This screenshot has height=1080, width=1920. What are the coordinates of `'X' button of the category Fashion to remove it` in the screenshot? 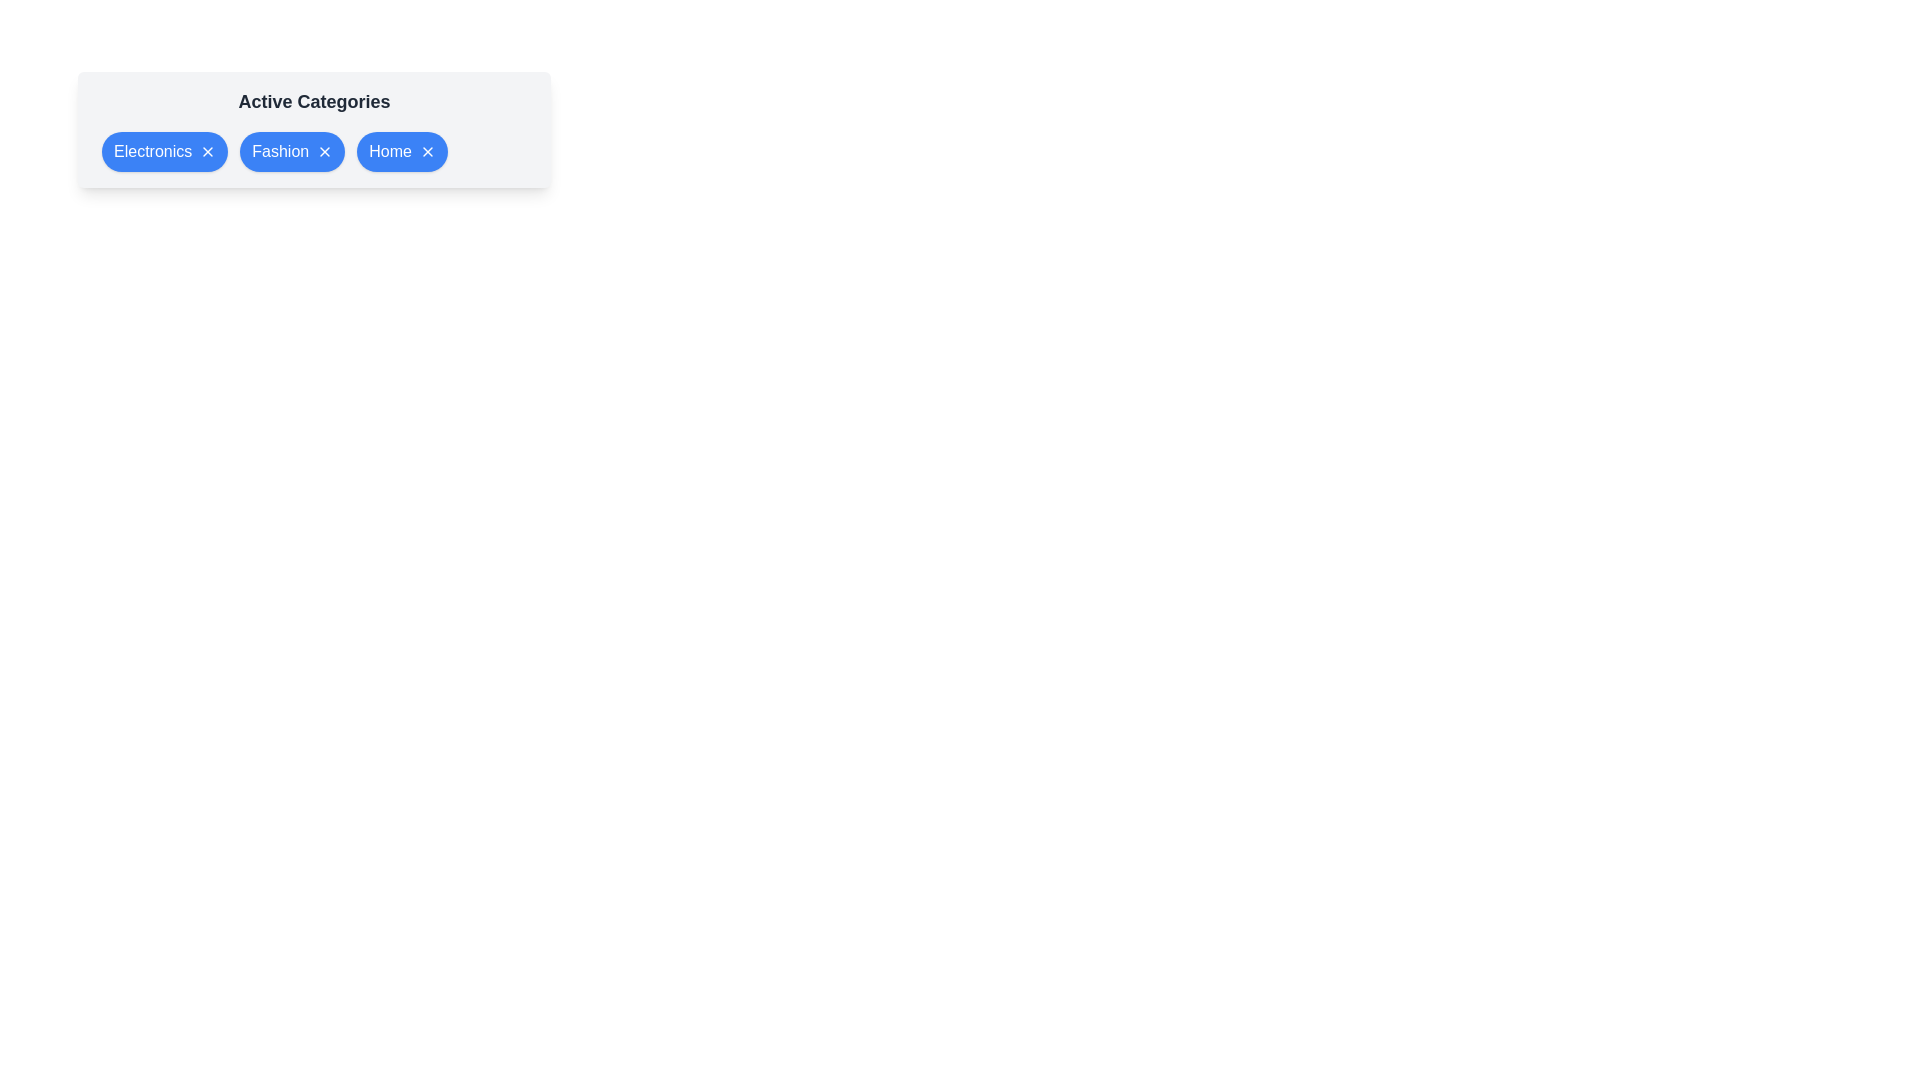 It's located at (325, 150).